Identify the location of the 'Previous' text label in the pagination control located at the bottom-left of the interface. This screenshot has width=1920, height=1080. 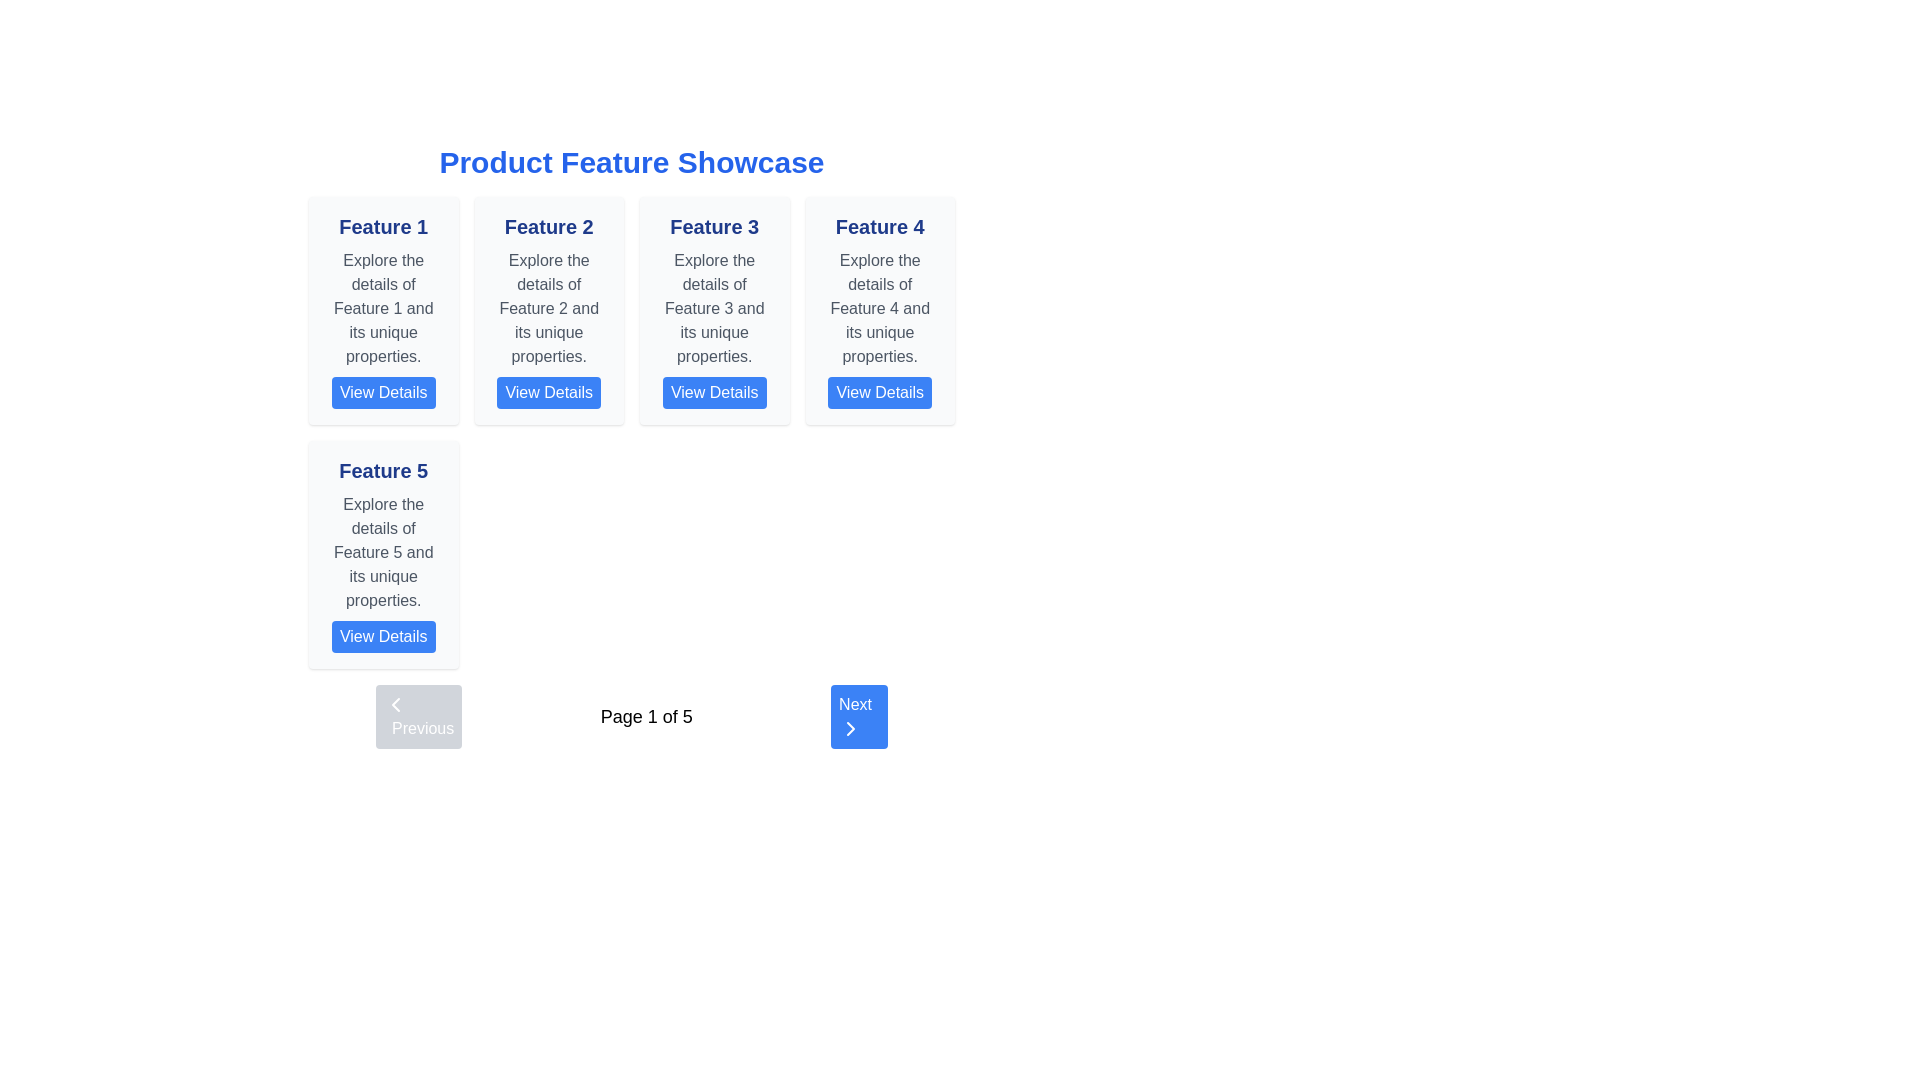
(422, 728).